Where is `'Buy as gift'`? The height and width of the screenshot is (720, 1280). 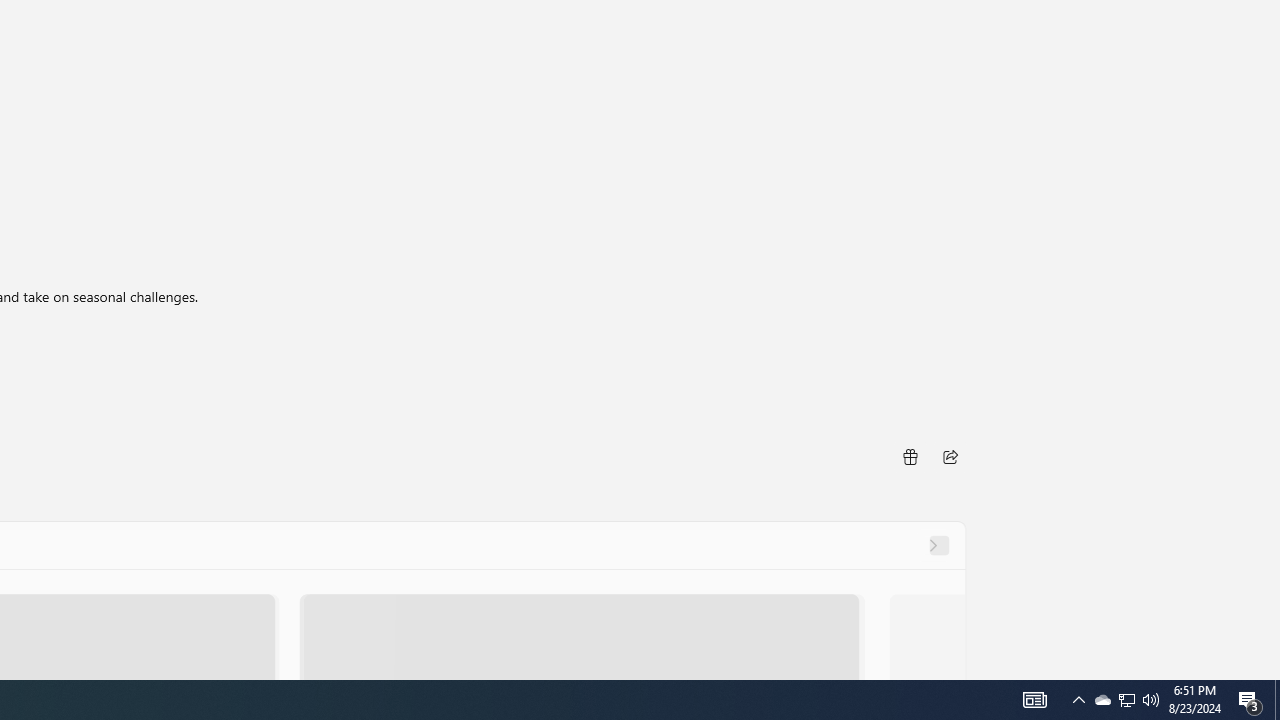
'Buy as gift' is located at coordinates (908, 456).